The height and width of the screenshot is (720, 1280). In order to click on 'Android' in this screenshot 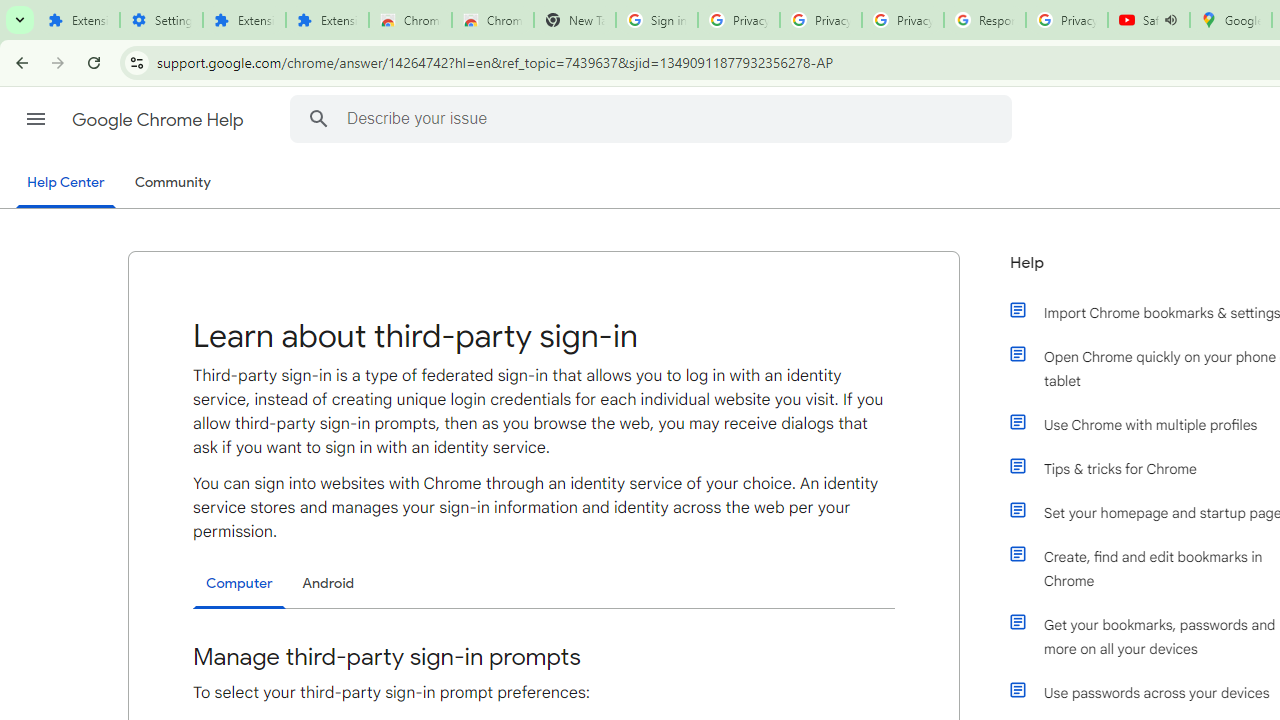, I will do `click(328, 583)`.